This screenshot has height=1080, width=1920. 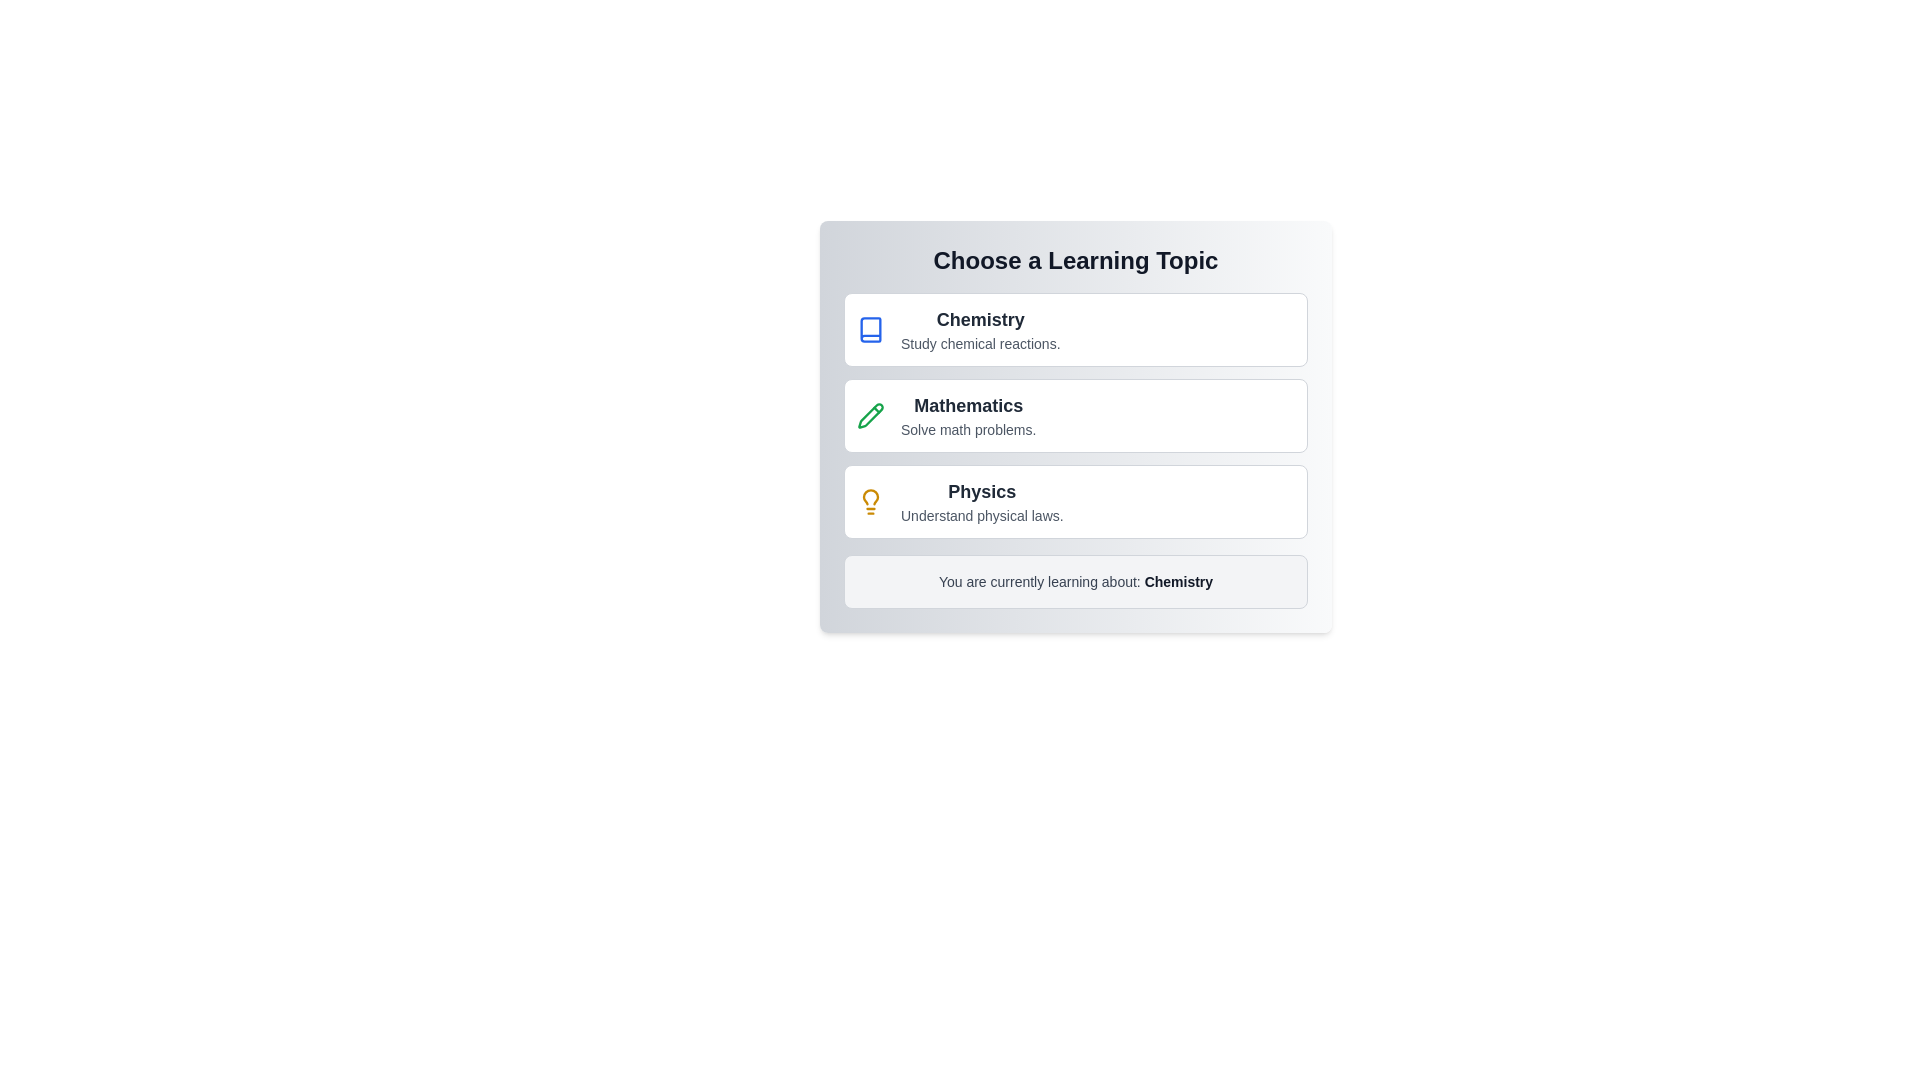 I want to click on text label indicating the subject 'Chemistry' and its description 'Study chemical reactions.' which is positioned in the topmost item of a vertically stacked list within a centered card interface, so click(x=980, y=329).